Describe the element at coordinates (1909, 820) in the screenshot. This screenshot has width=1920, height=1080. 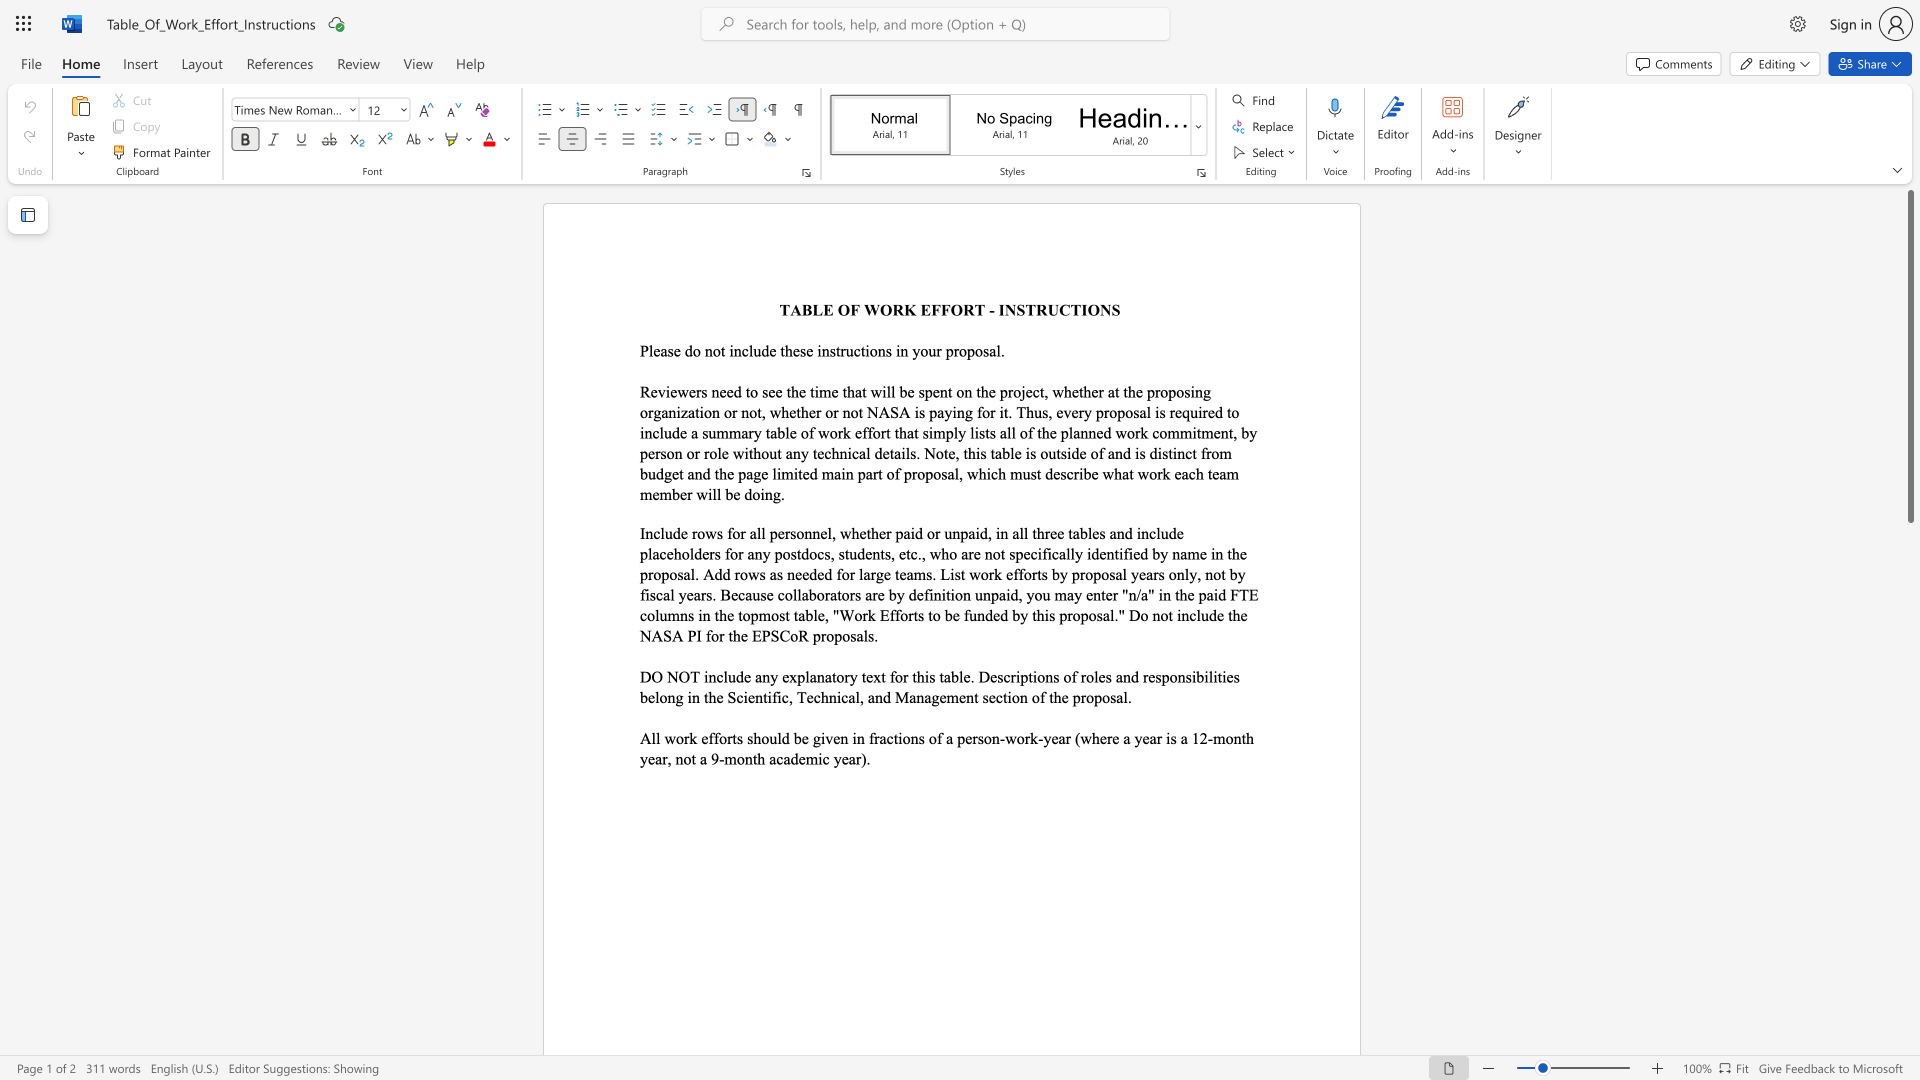
I see `the scrollbar on the right to shift the page lower` at that location.